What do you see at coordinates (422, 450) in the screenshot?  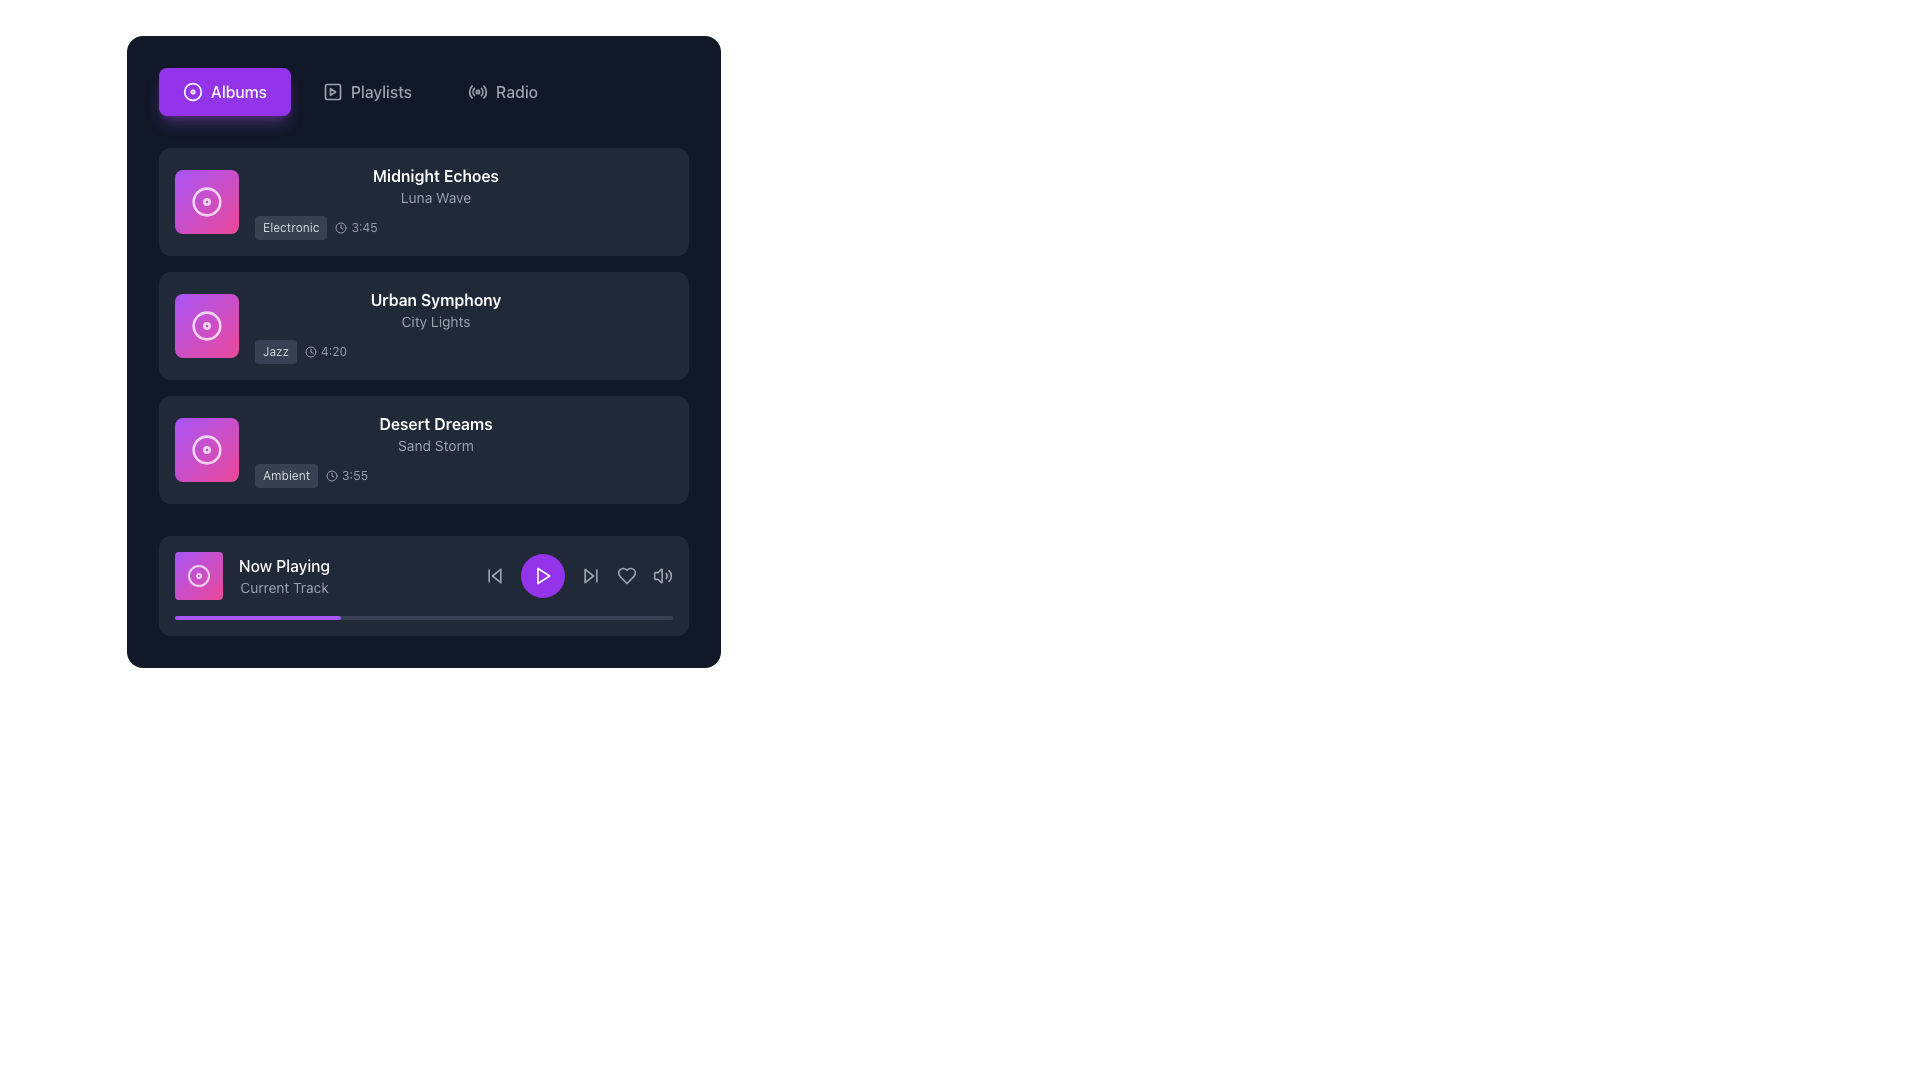 I see `the third card in the Albums section titled 'Desert Dreams'` at bounding box center [422, 450].